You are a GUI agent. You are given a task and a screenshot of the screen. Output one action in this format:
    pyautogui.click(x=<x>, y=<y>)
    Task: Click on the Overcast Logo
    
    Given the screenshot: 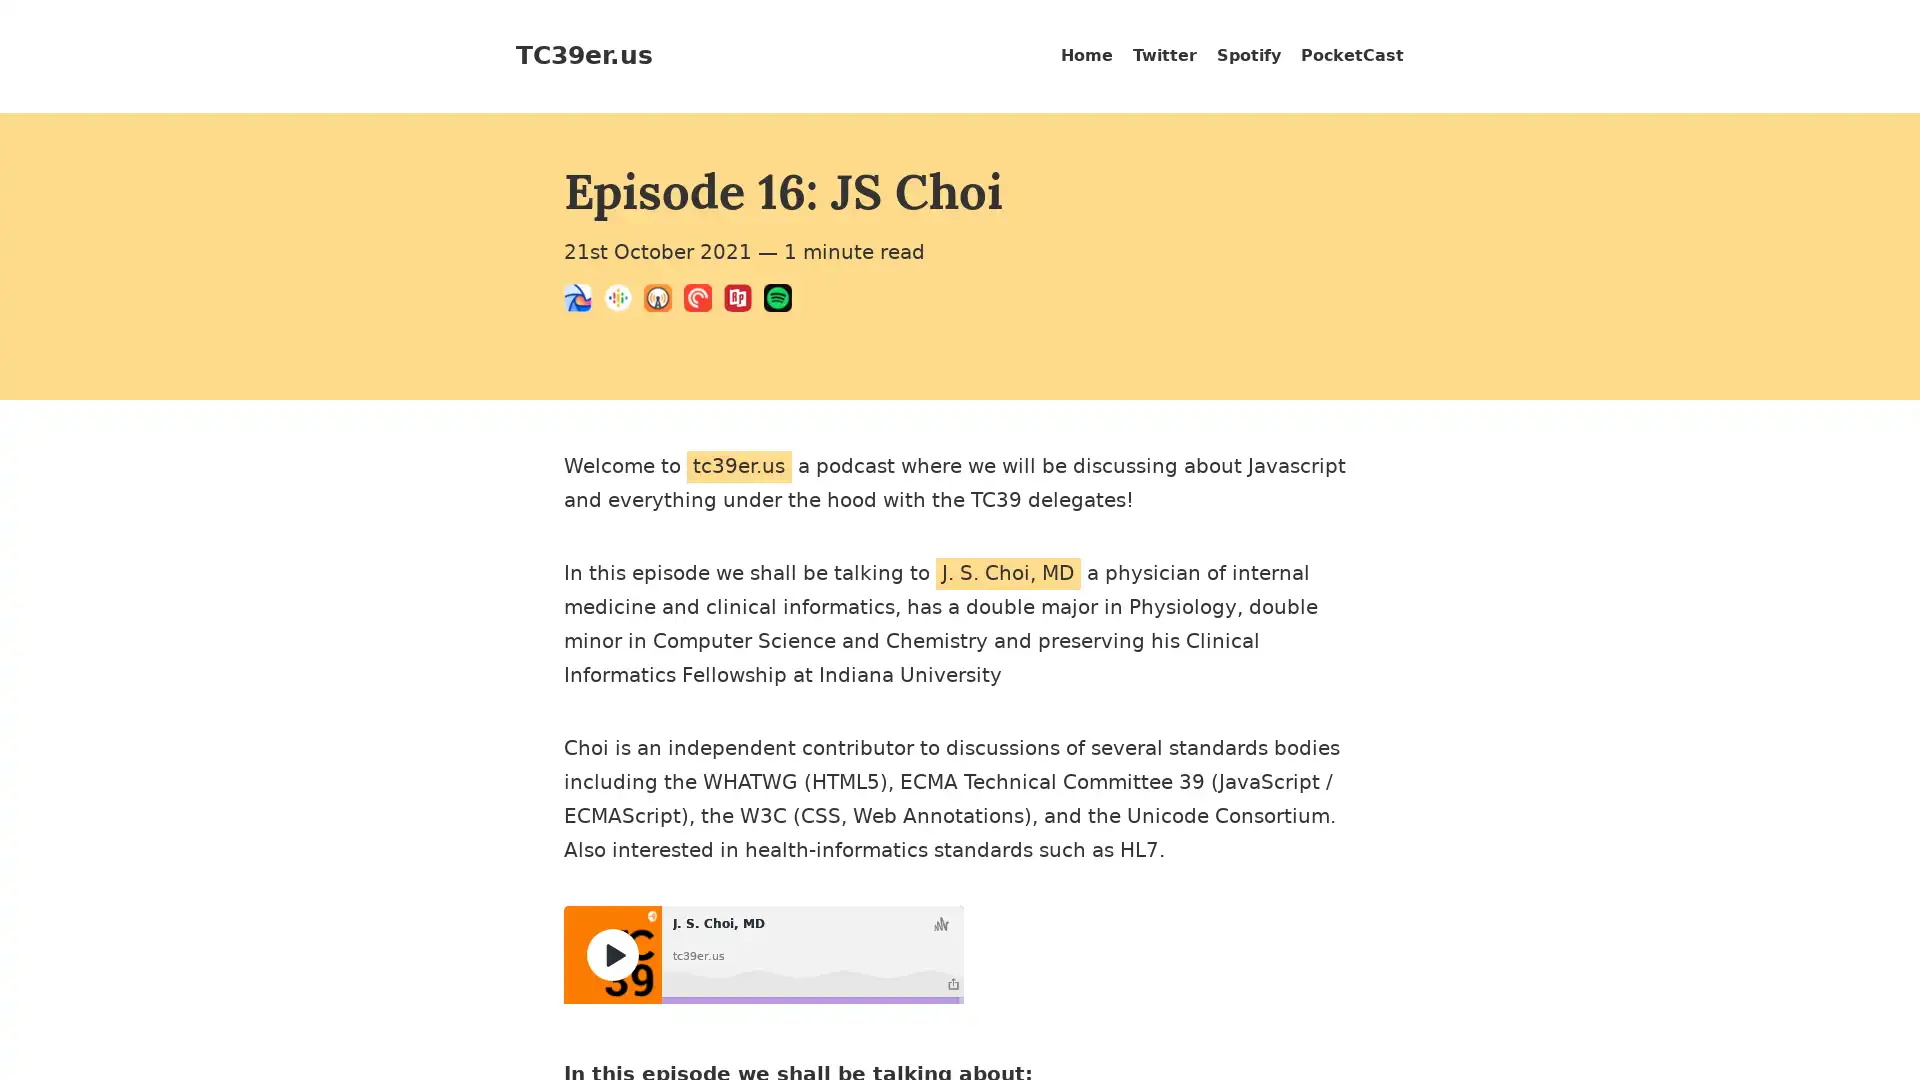 What is the action you would take?
    pyautogui.click(x=663, y=301)
    